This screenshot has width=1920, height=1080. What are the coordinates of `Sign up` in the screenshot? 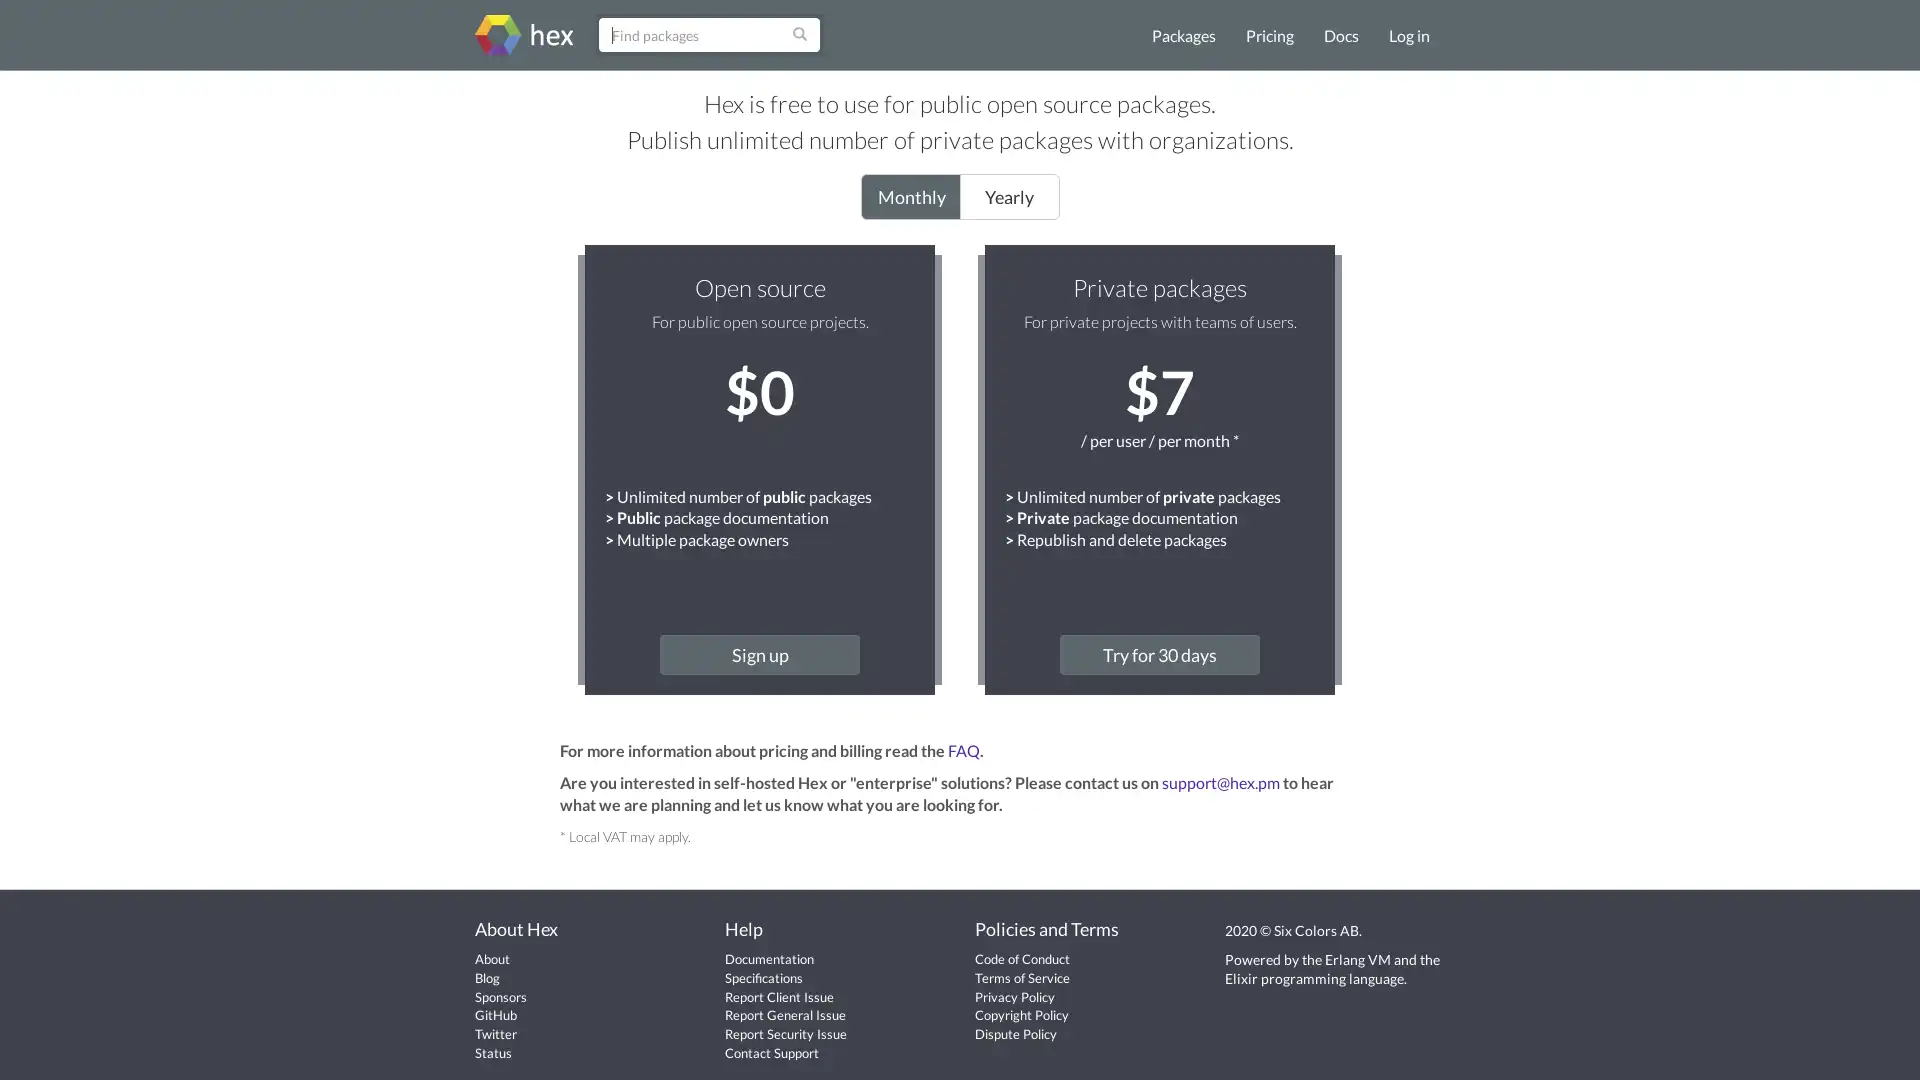 It's located at (758, 654).